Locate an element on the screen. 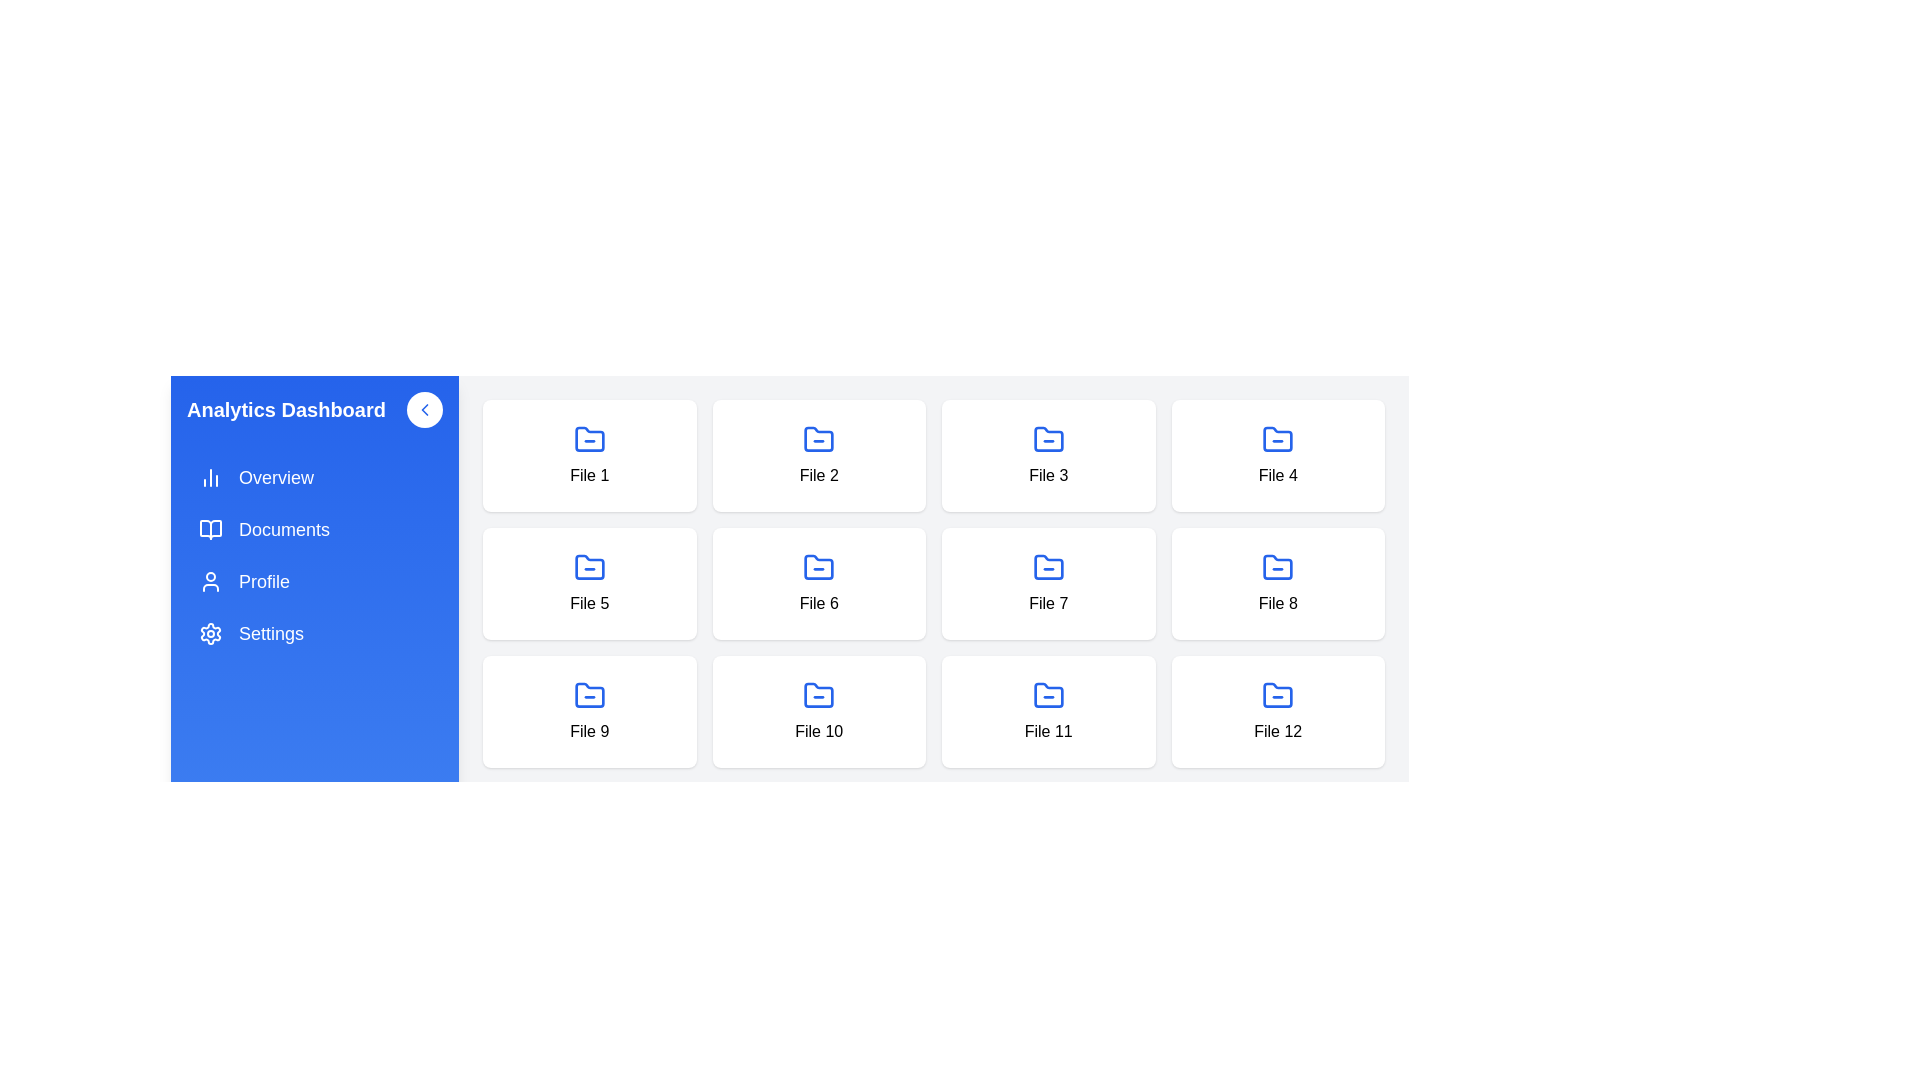 The image size is (1920, 1080). the 'Documents' menu item in the sidebar to navigate to the 'Documents' section is located at coordinates (314, 528).